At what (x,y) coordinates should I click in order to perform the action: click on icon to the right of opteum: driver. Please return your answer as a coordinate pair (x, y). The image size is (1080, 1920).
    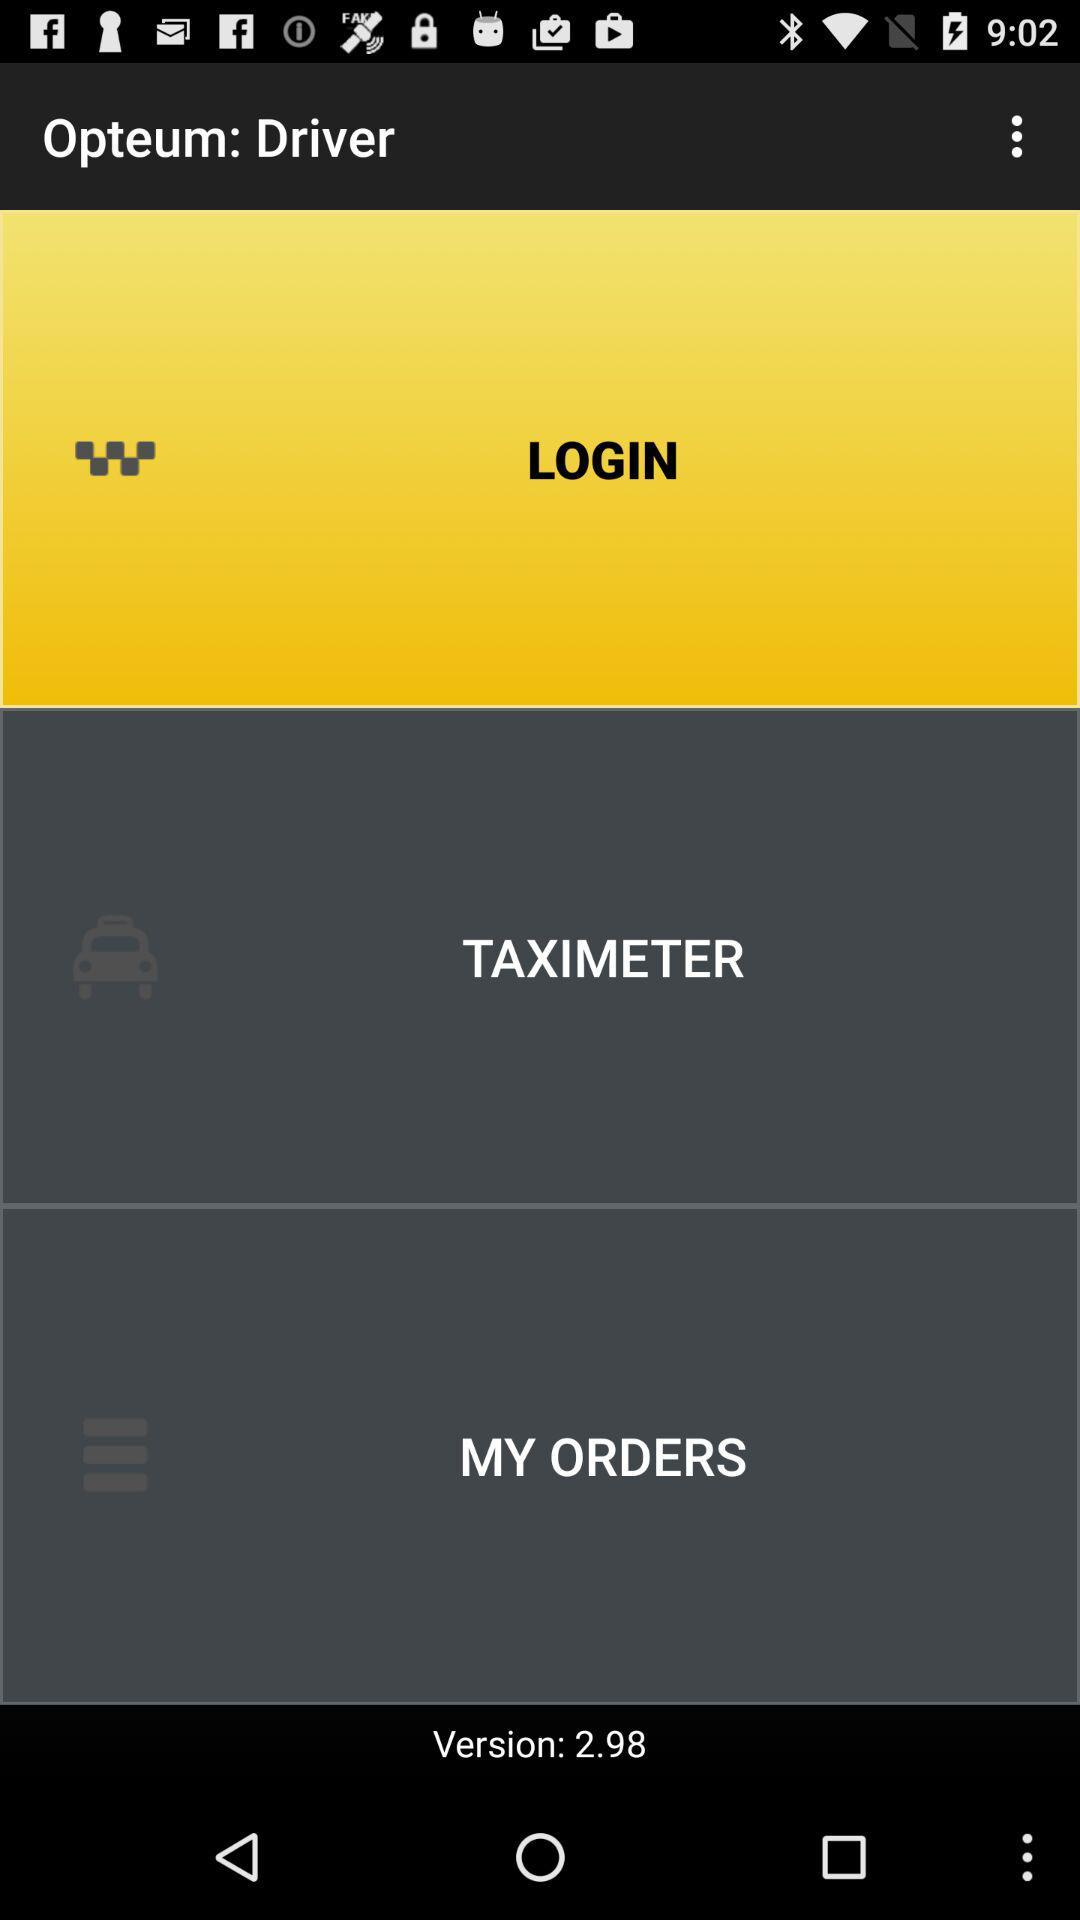
    Looking at the image, I should click on (1017, 135).